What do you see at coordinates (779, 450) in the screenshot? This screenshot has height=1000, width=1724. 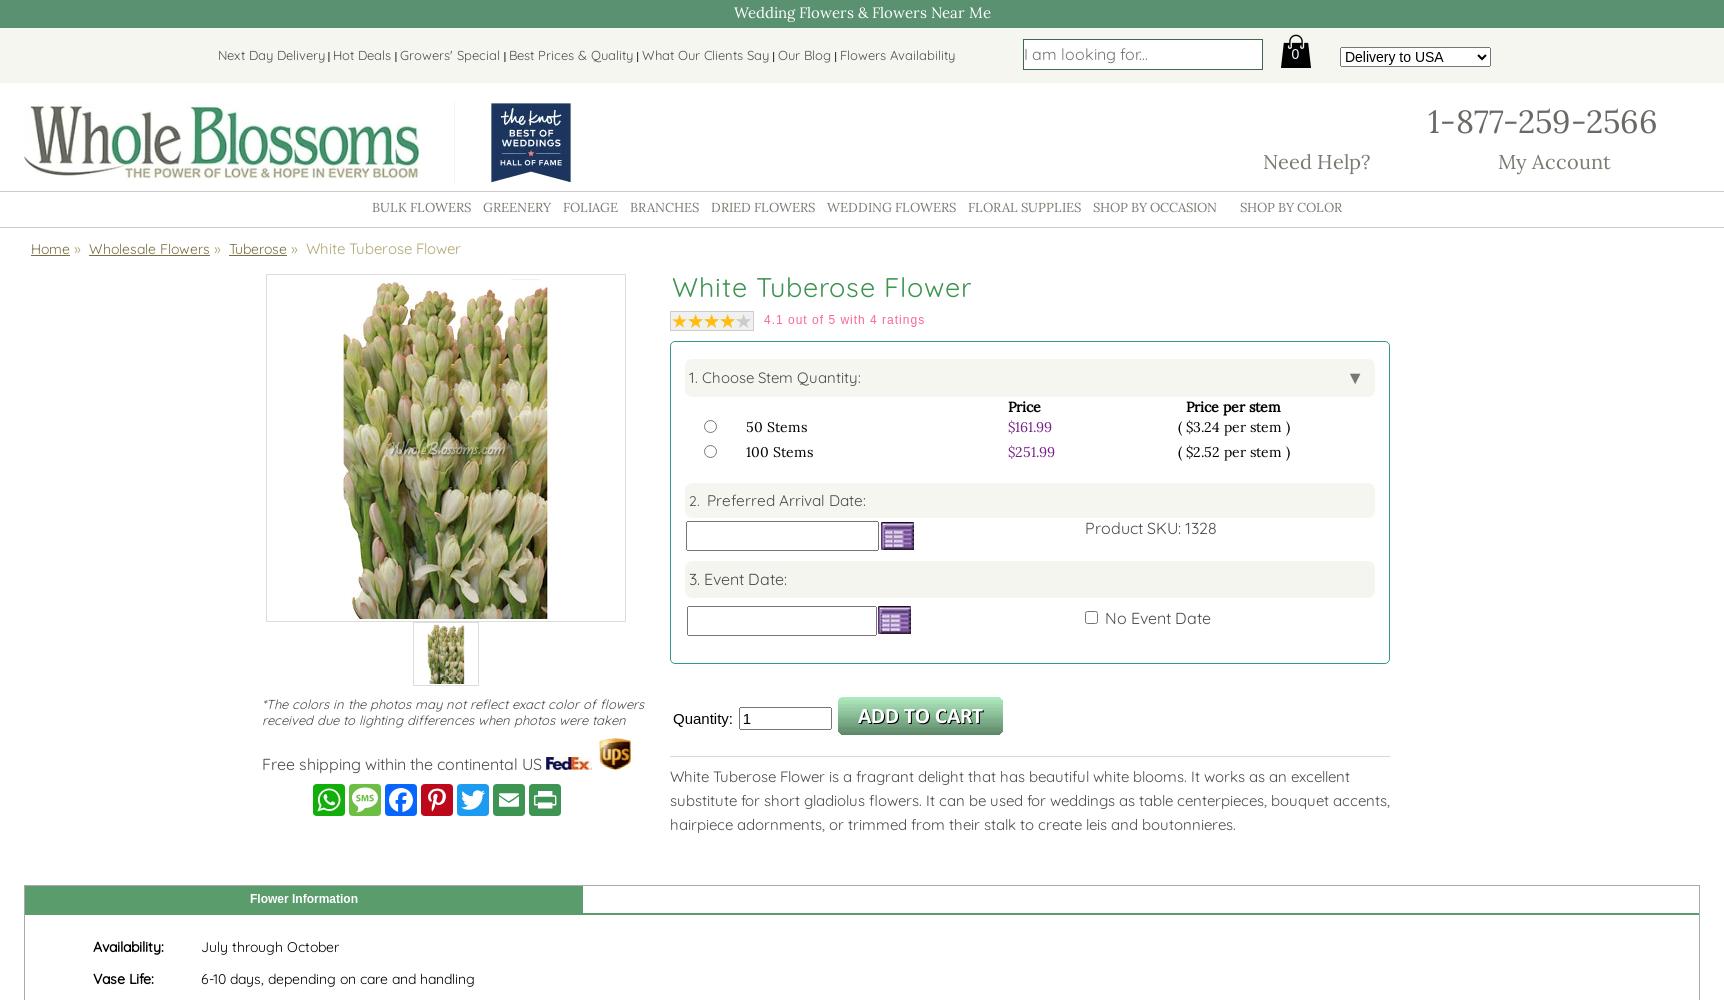 I see `'100 Stems'` at bounding box center [779, 450].